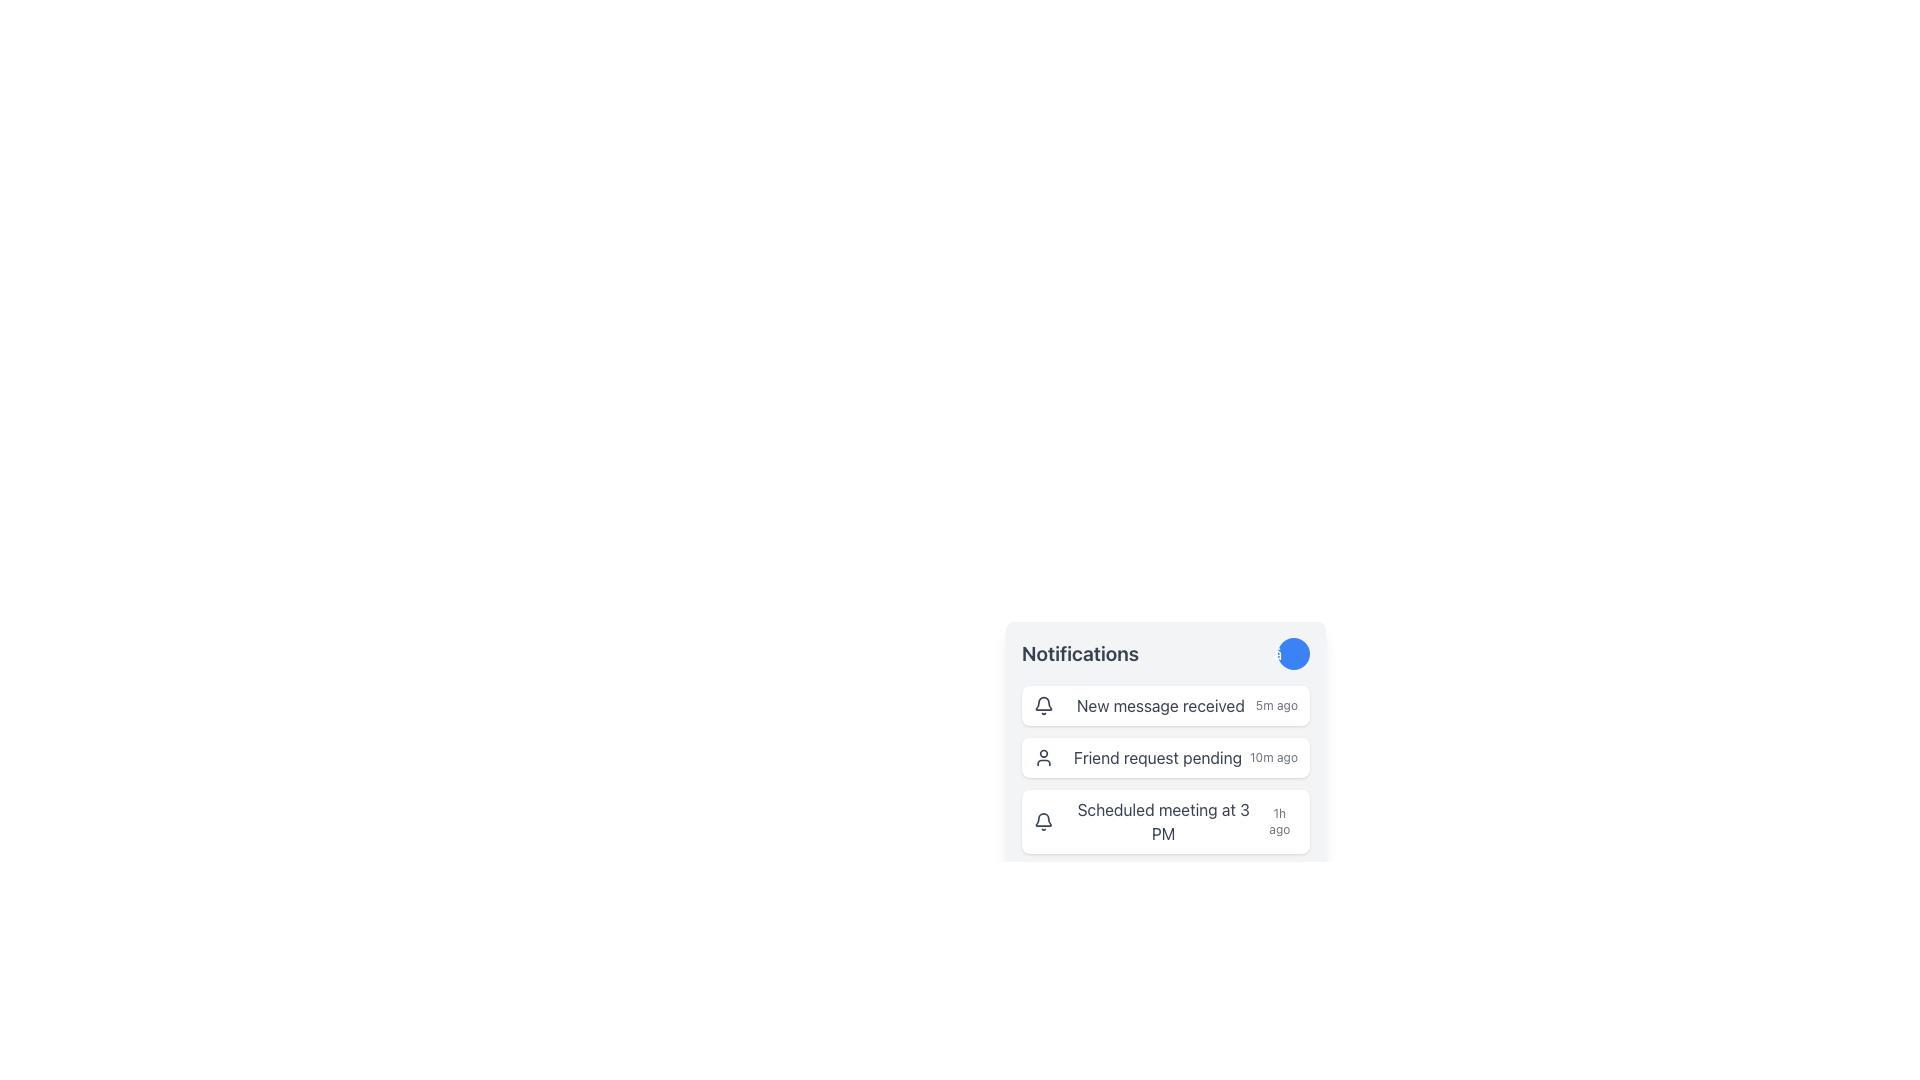 This screenshot has height=1080, width=1920. What do you see at coordinates (1273, 758) in the screenshot?
I see `text label displaying '10m ago' located in the bottom-right corner of the notification card indicating the time elapsed since the event occurred` at bounding box center [1273, 758].